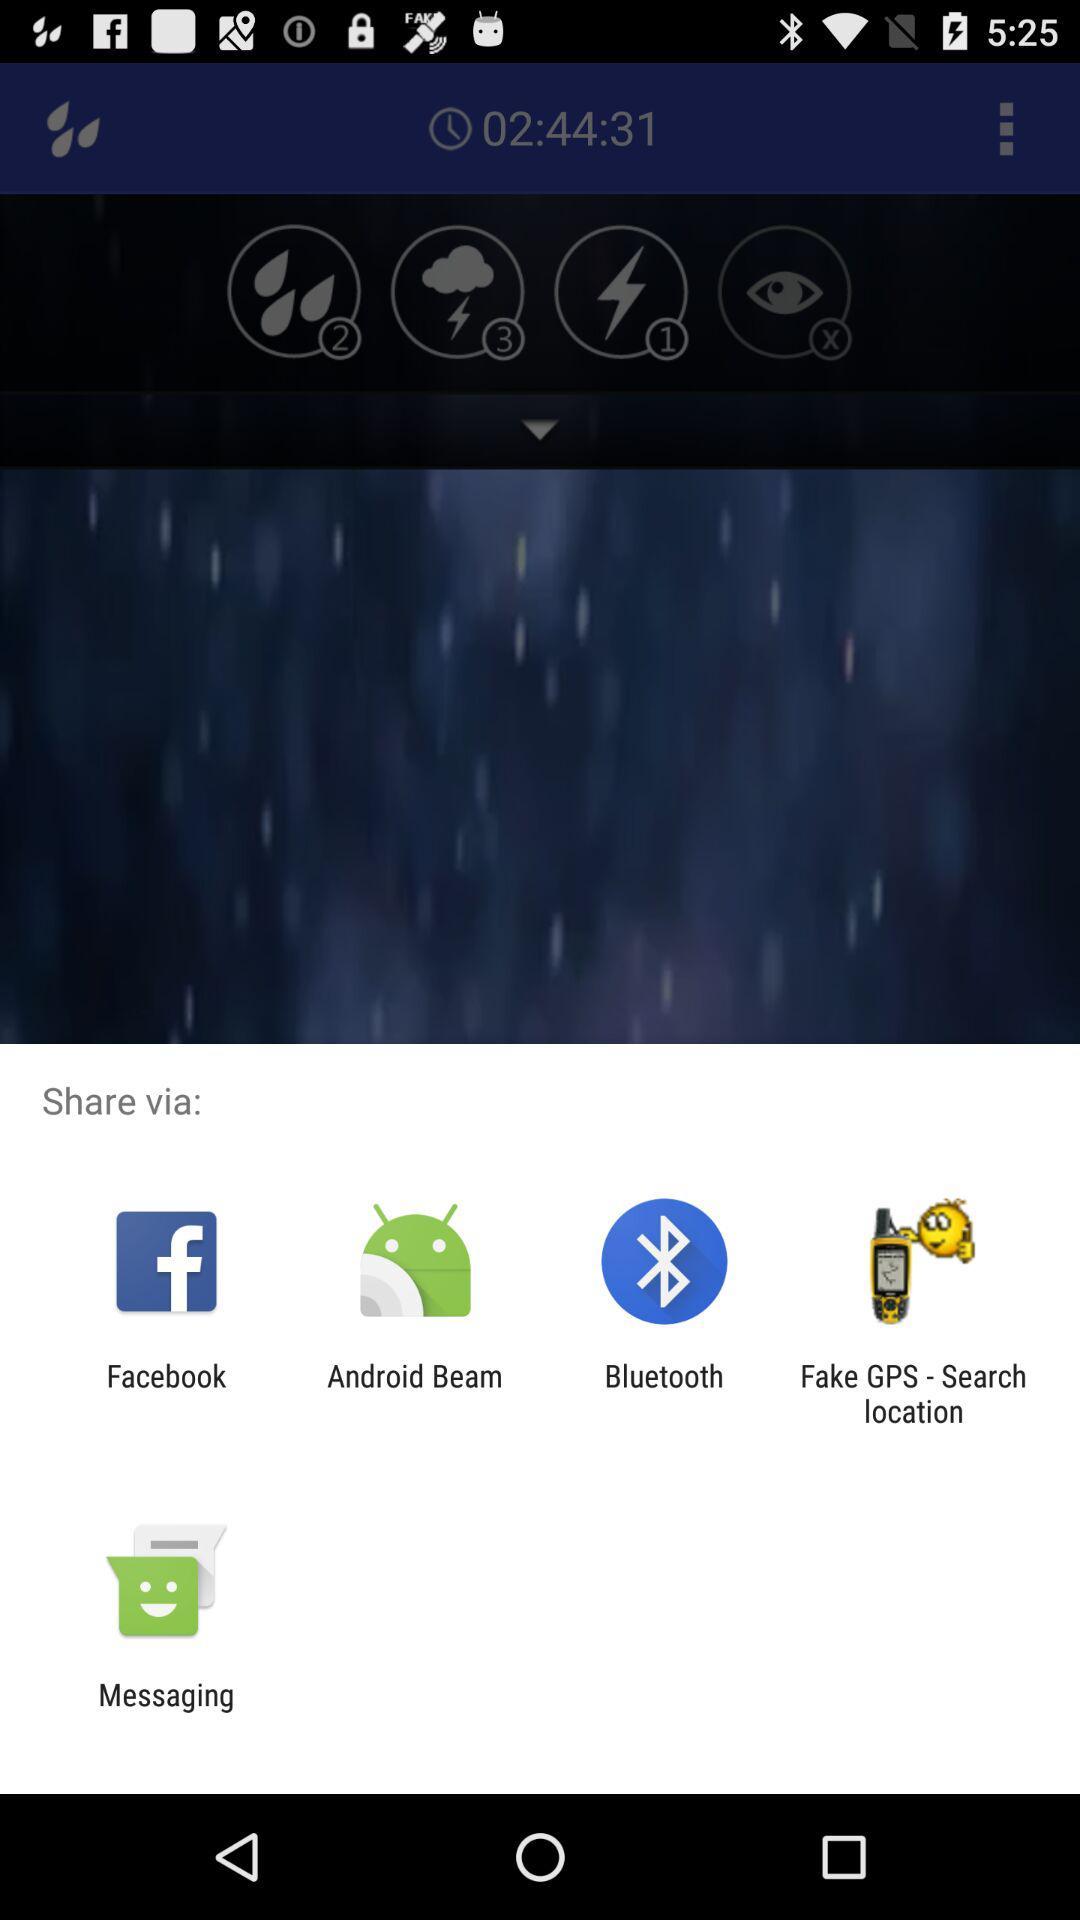 This screenshot has width=1080, height=1920. I want to click on bluetooth app, so click(664, 1392).